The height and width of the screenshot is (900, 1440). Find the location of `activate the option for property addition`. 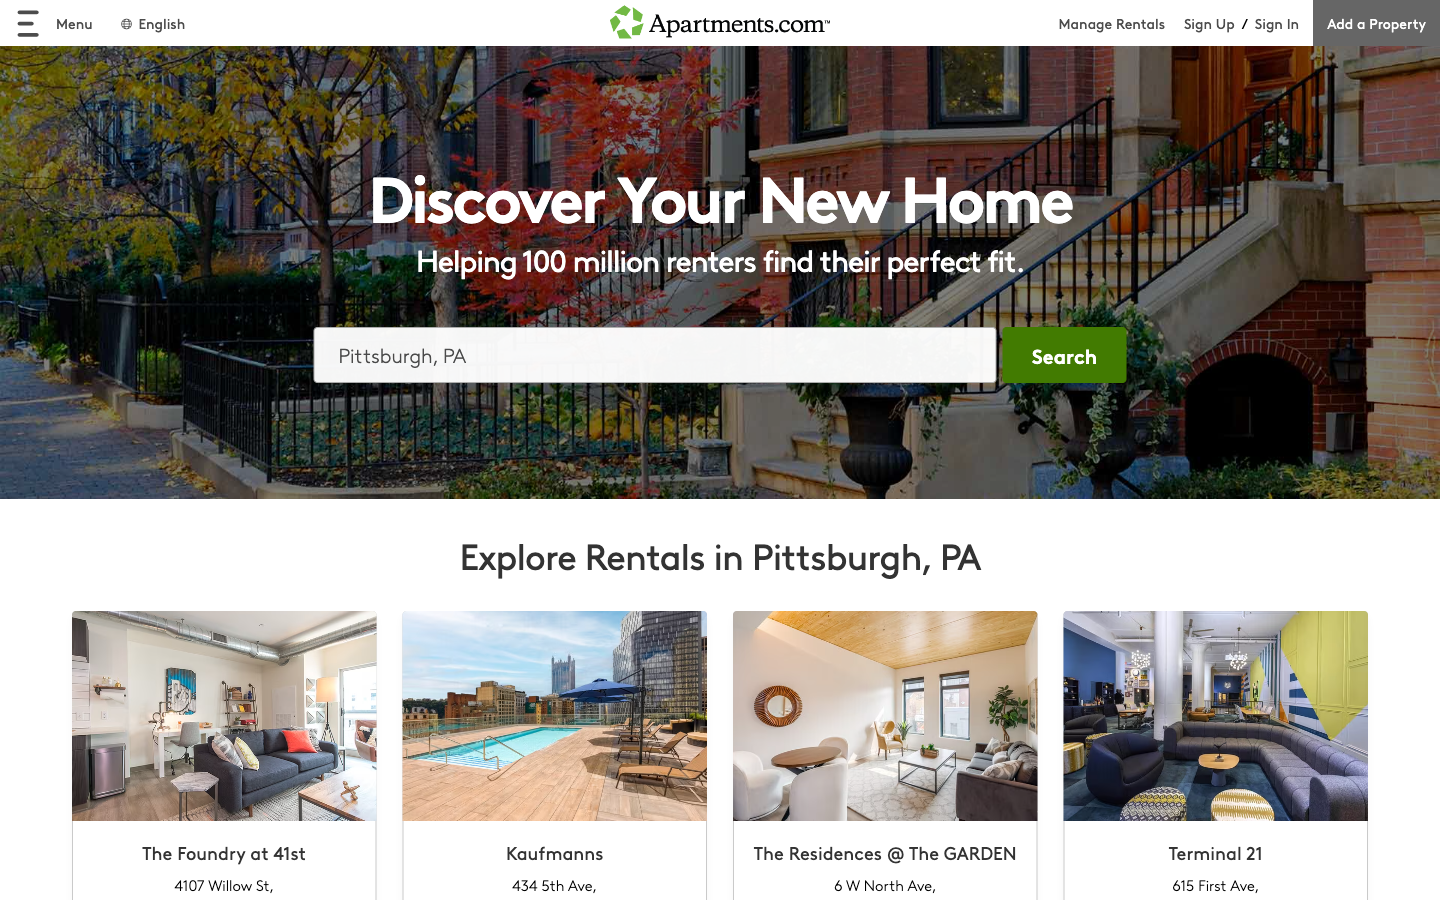

activate the option for property addition is located at coordinates (1375, 22).